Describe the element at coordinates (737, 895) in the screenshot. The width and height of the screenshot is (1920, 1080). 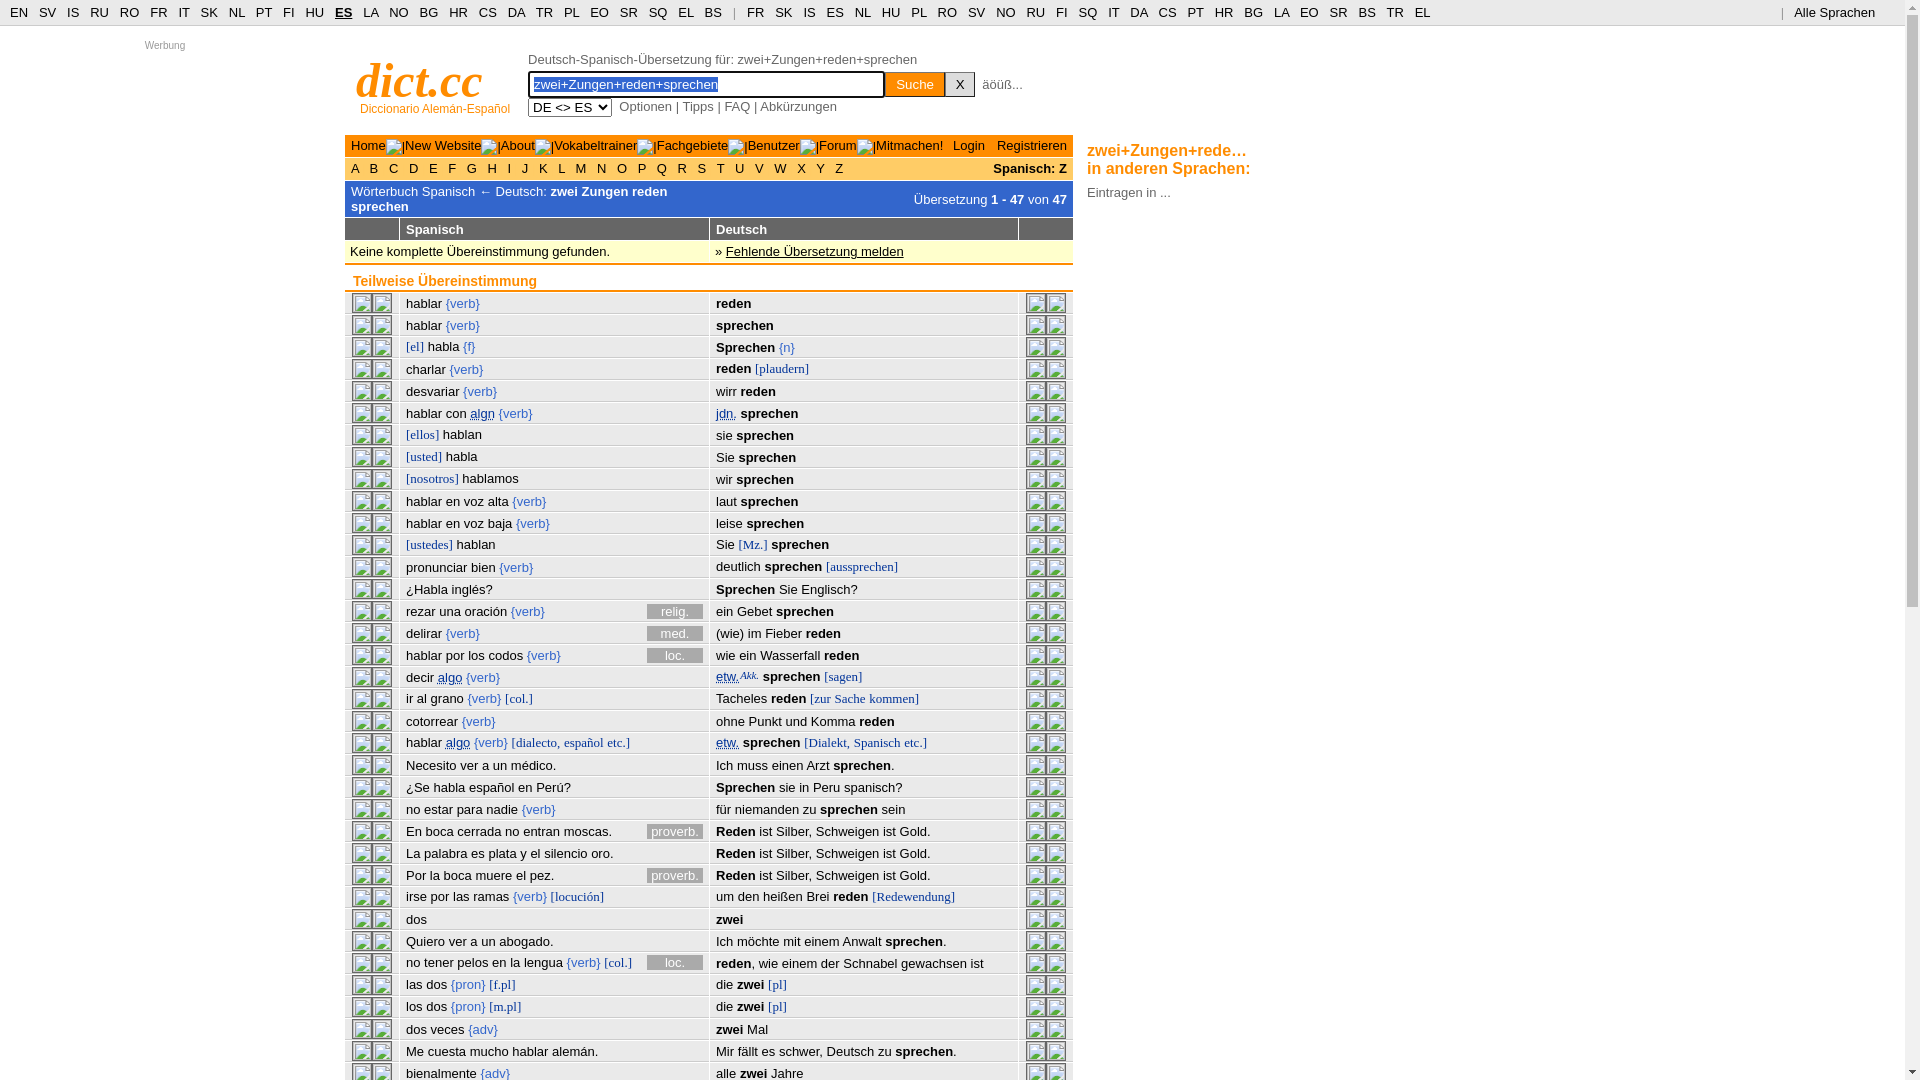
I see `'den'` at that location.